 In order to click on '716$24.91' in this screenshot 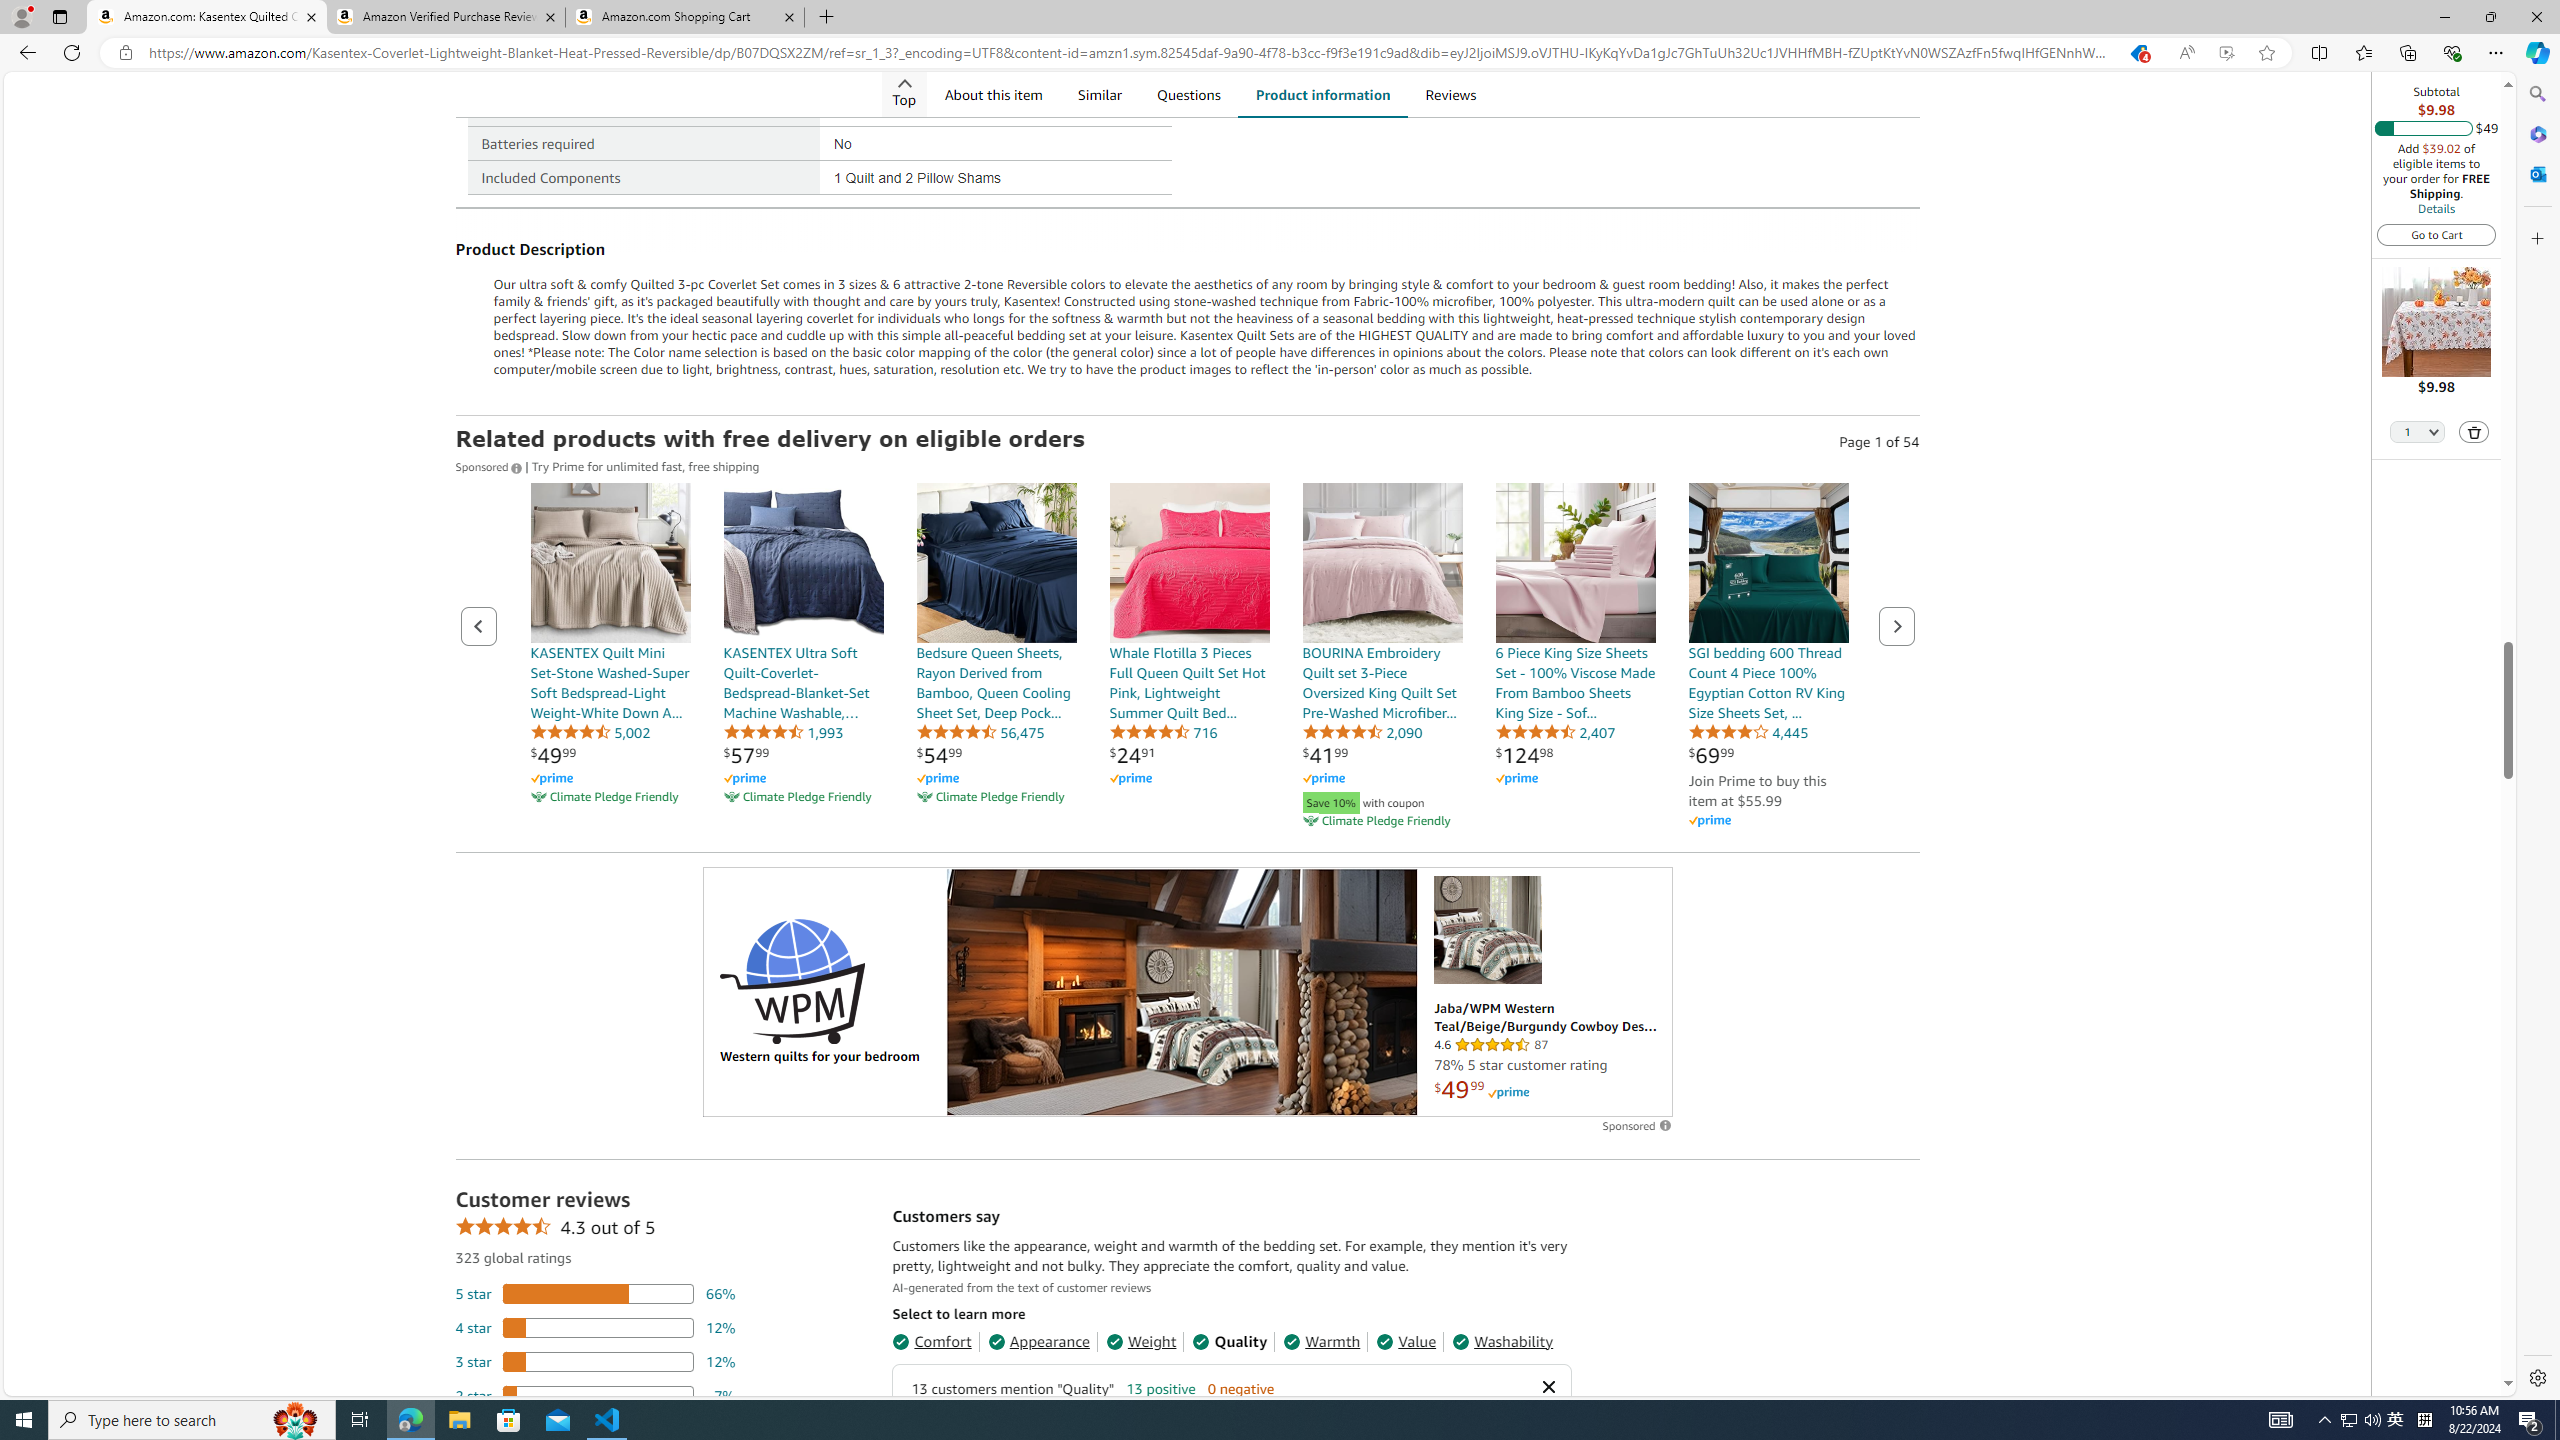, I will do `click(1189, 656)`.